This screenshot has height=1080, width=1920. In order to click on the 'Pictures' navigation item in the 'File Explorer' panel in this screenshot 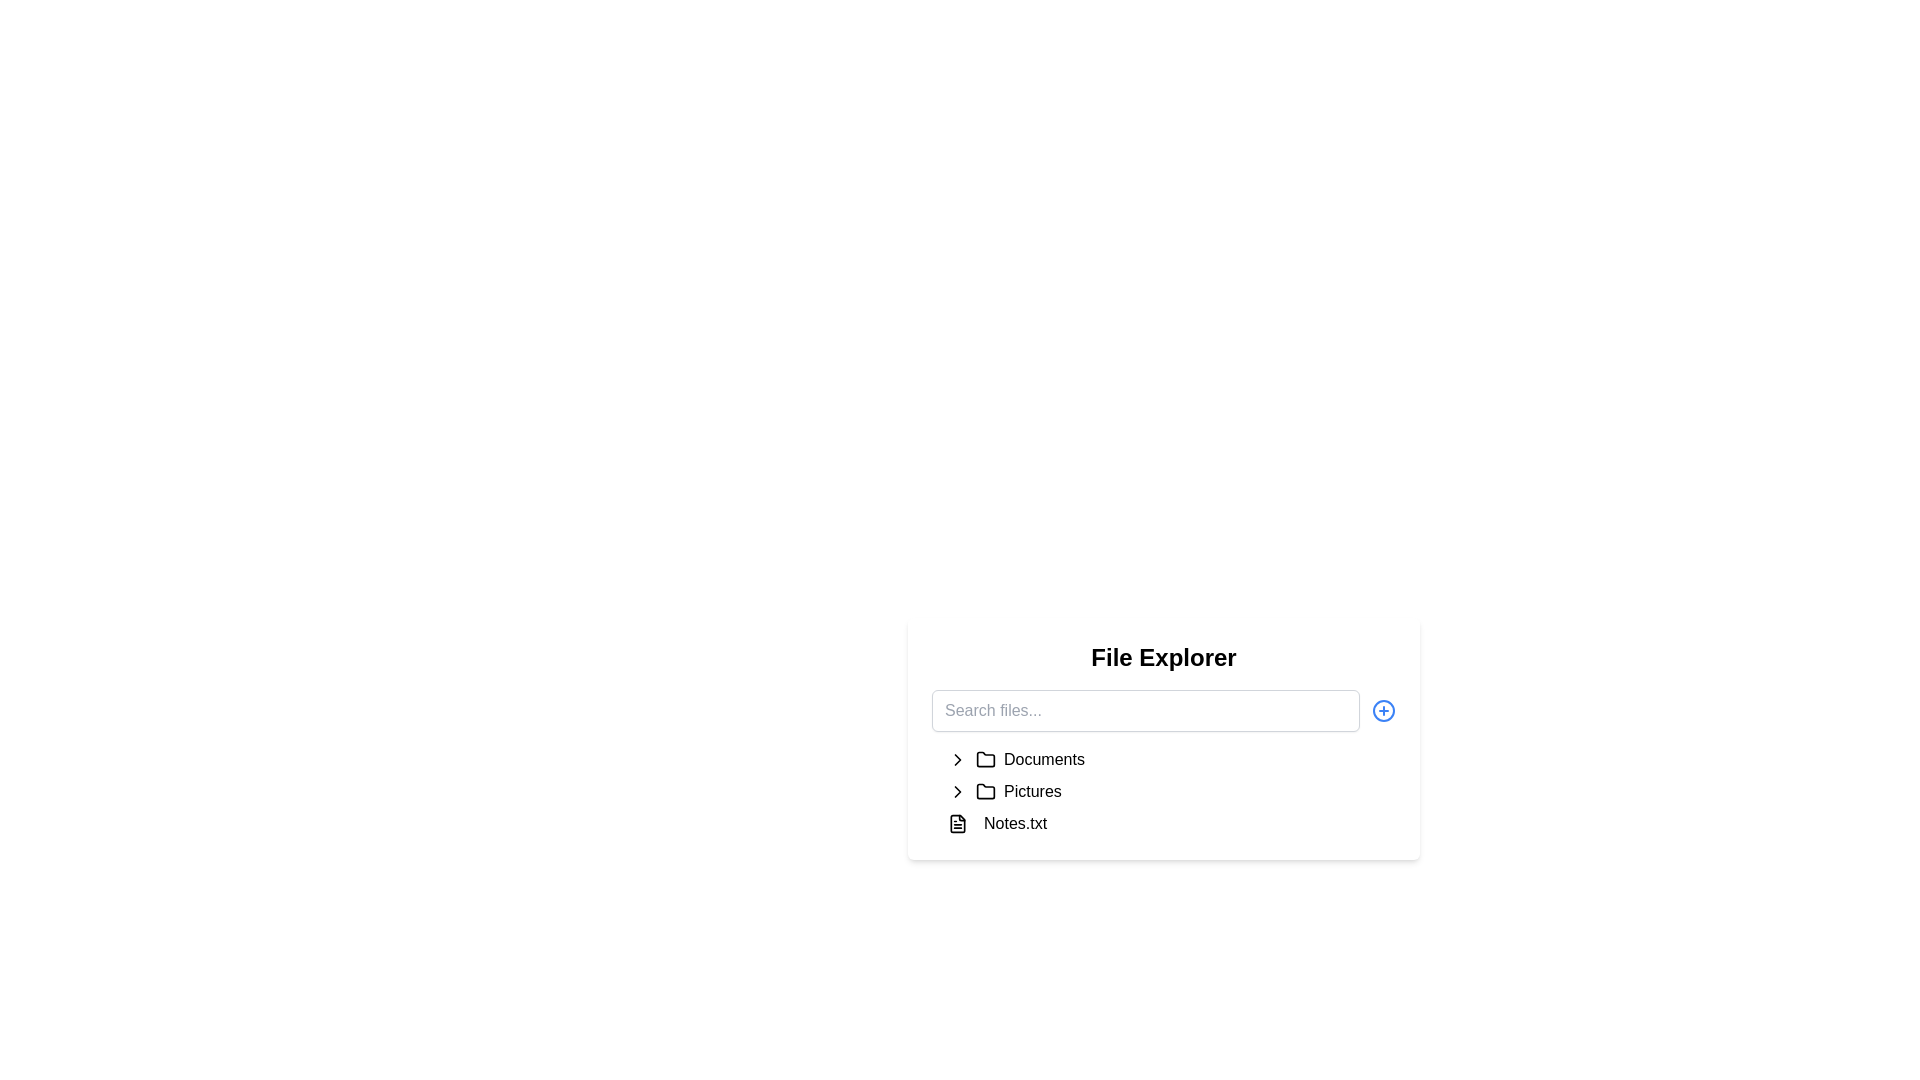, I will do `click(1171, 790)`.